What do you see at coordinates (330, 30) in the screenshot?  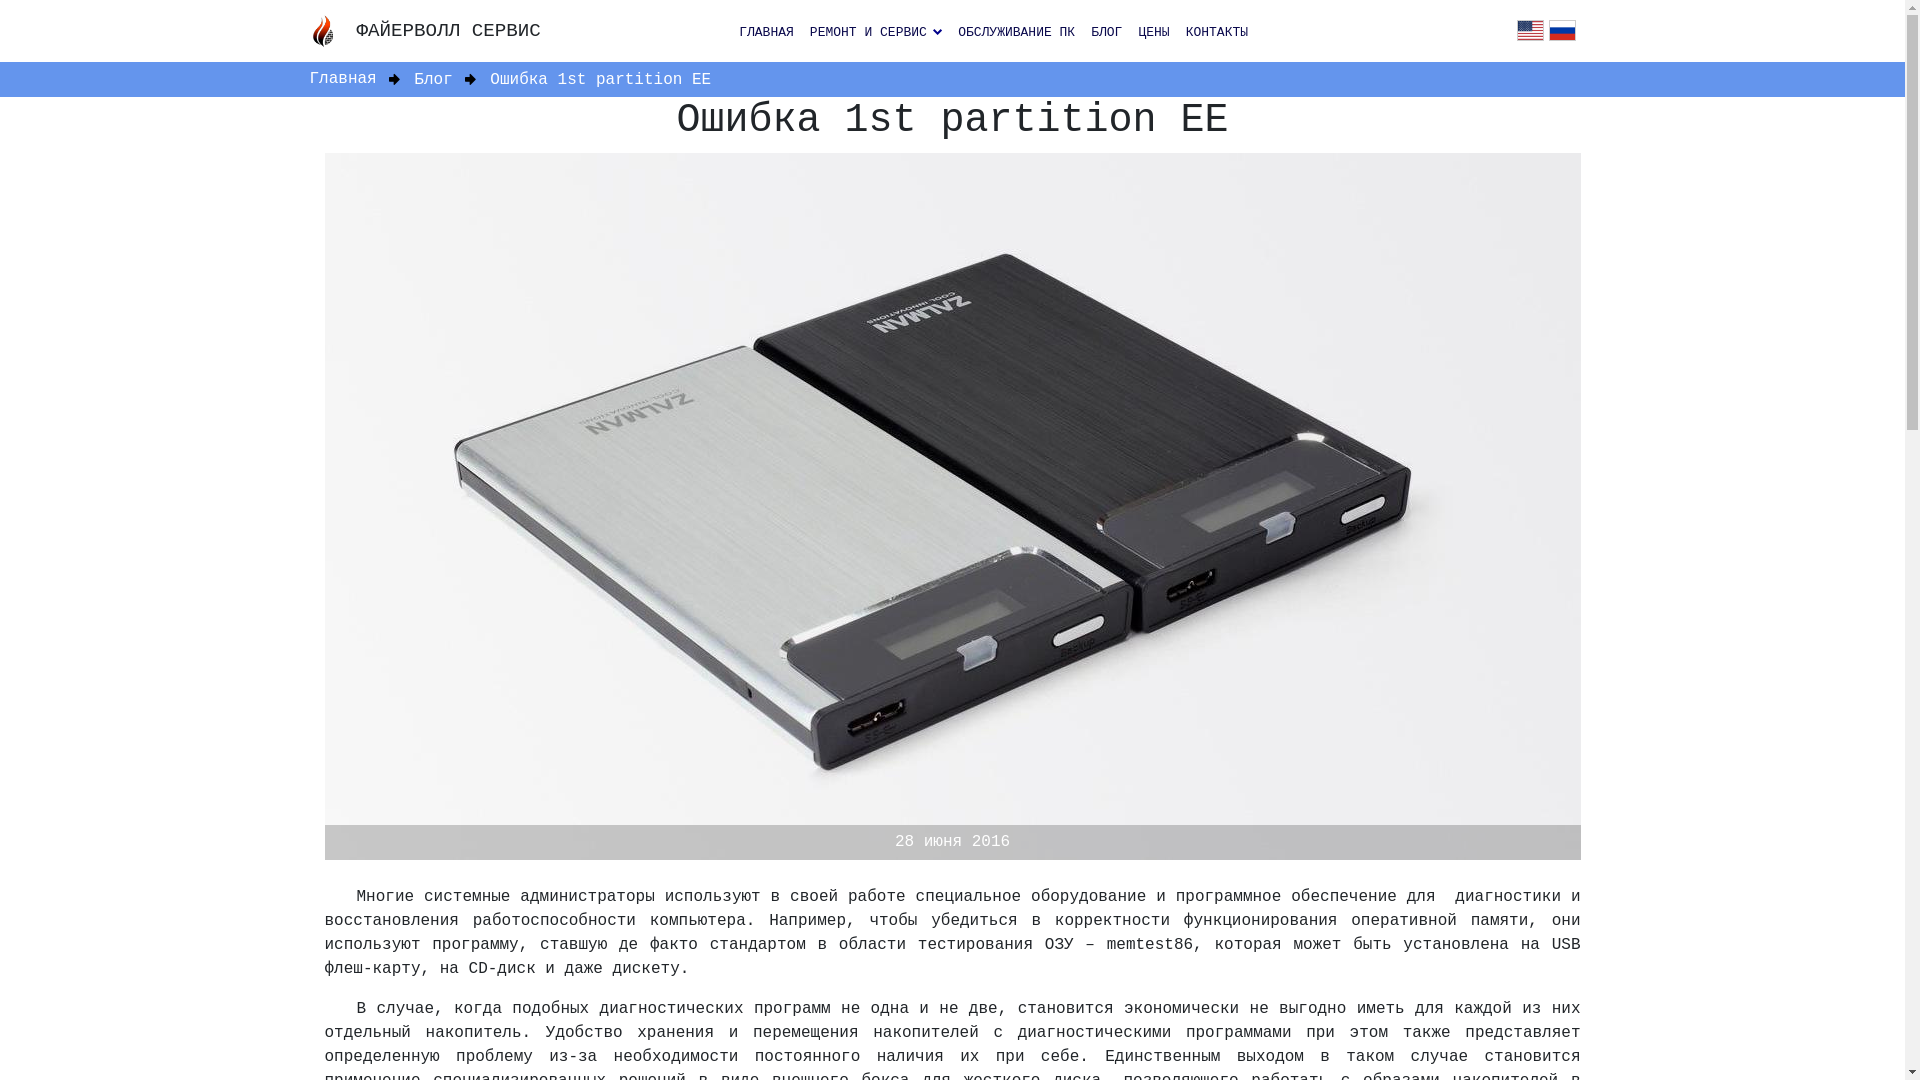 I see `'Home'` at bounding box center [330, 30].